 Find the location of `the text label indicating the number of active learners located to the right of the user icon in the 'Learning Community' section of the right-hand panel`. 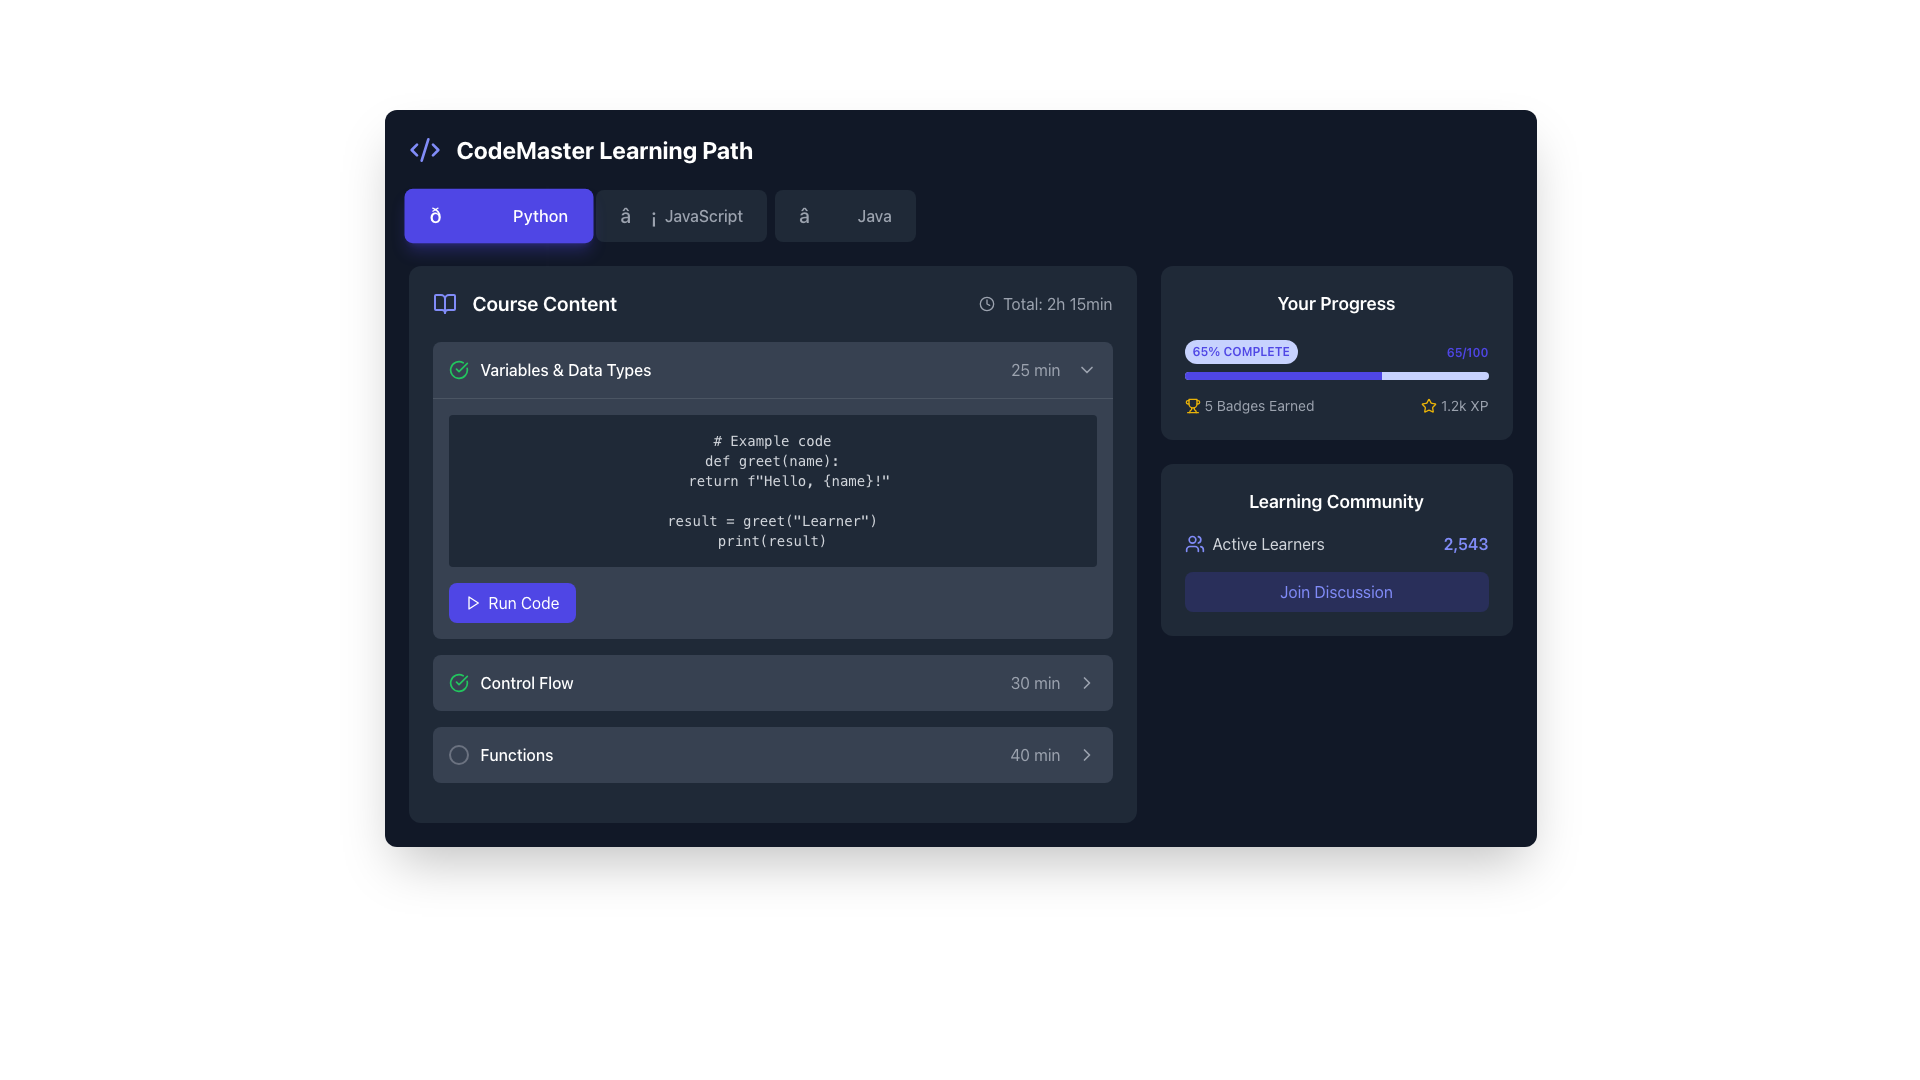

the text label indicating the number of active learners located to the right of the user icon in the 'Learning Community' section of the right-hand panel is located at coordinates (1267, 543).